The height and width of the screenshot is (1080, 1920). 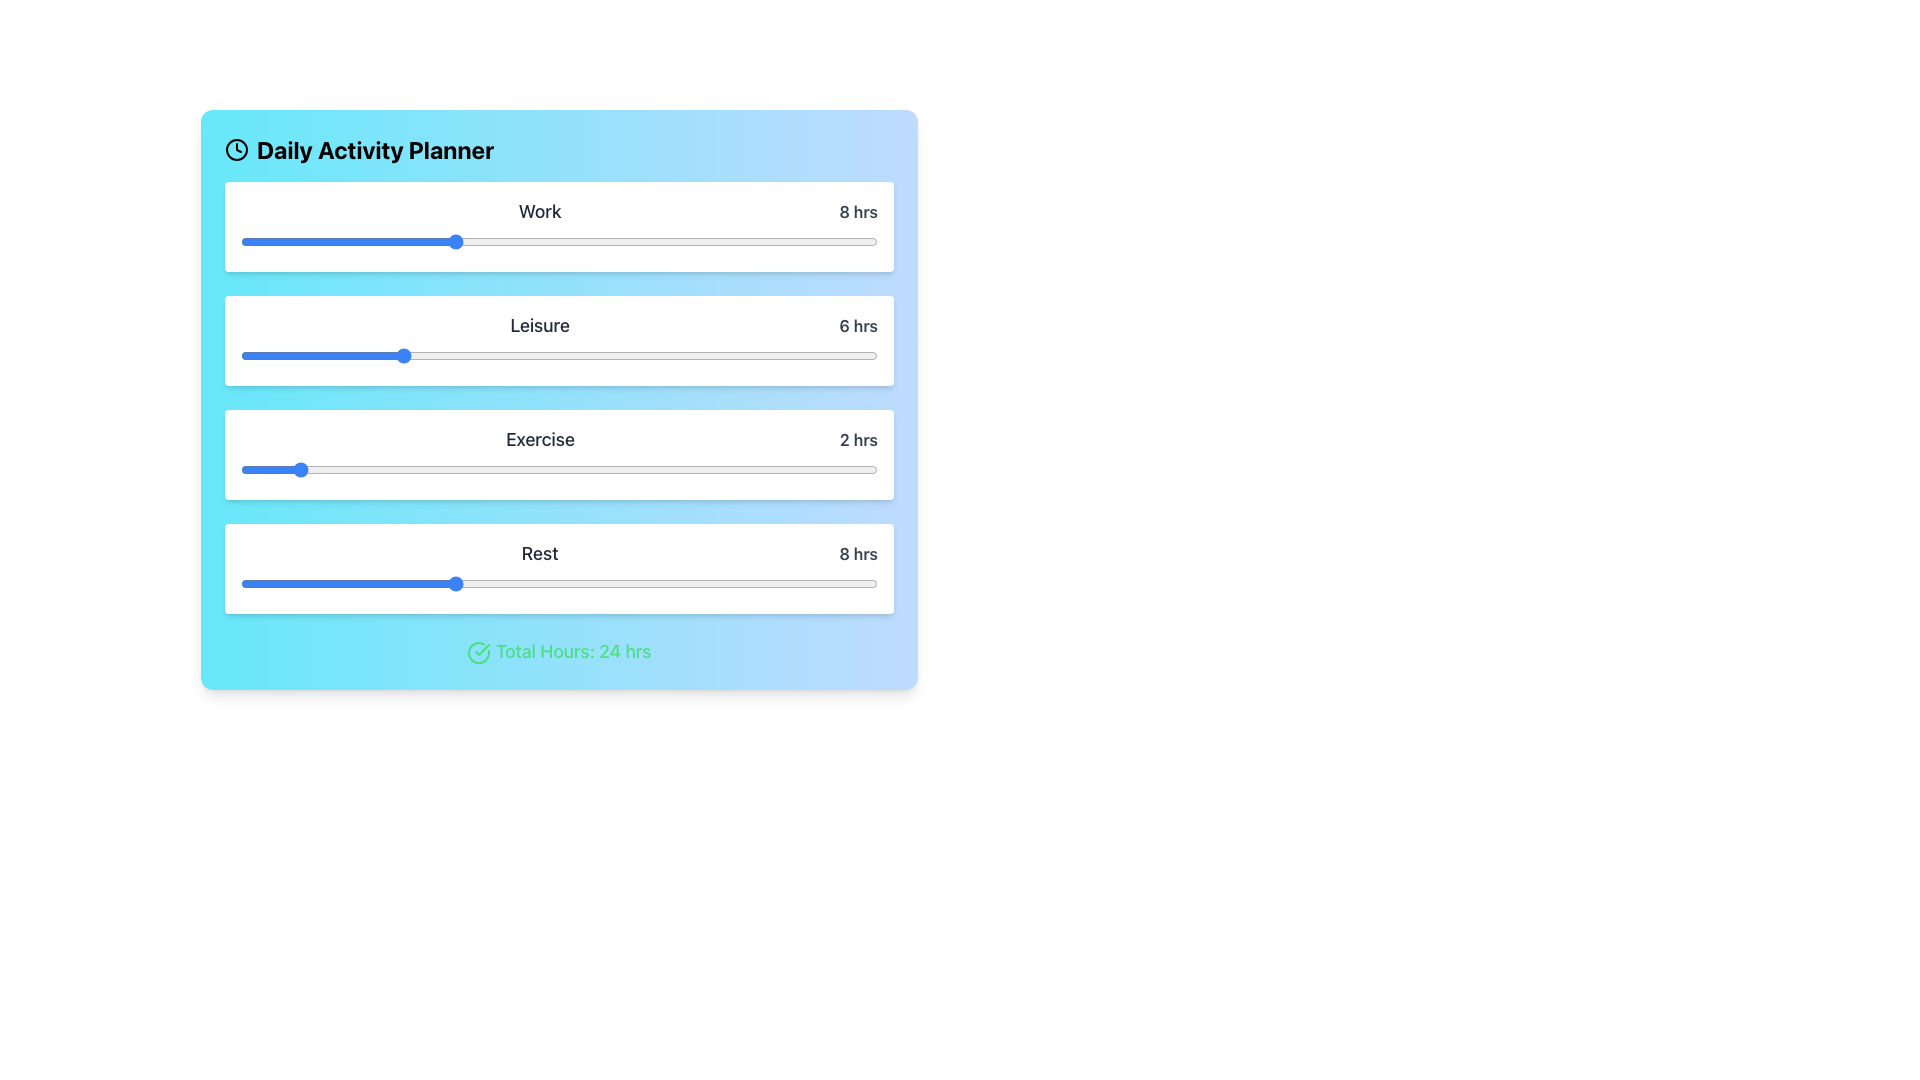 What do you see at coordinates (824, 470) in the screenshot?
I see `the Exercise duration` at bounding box center [824, 470].